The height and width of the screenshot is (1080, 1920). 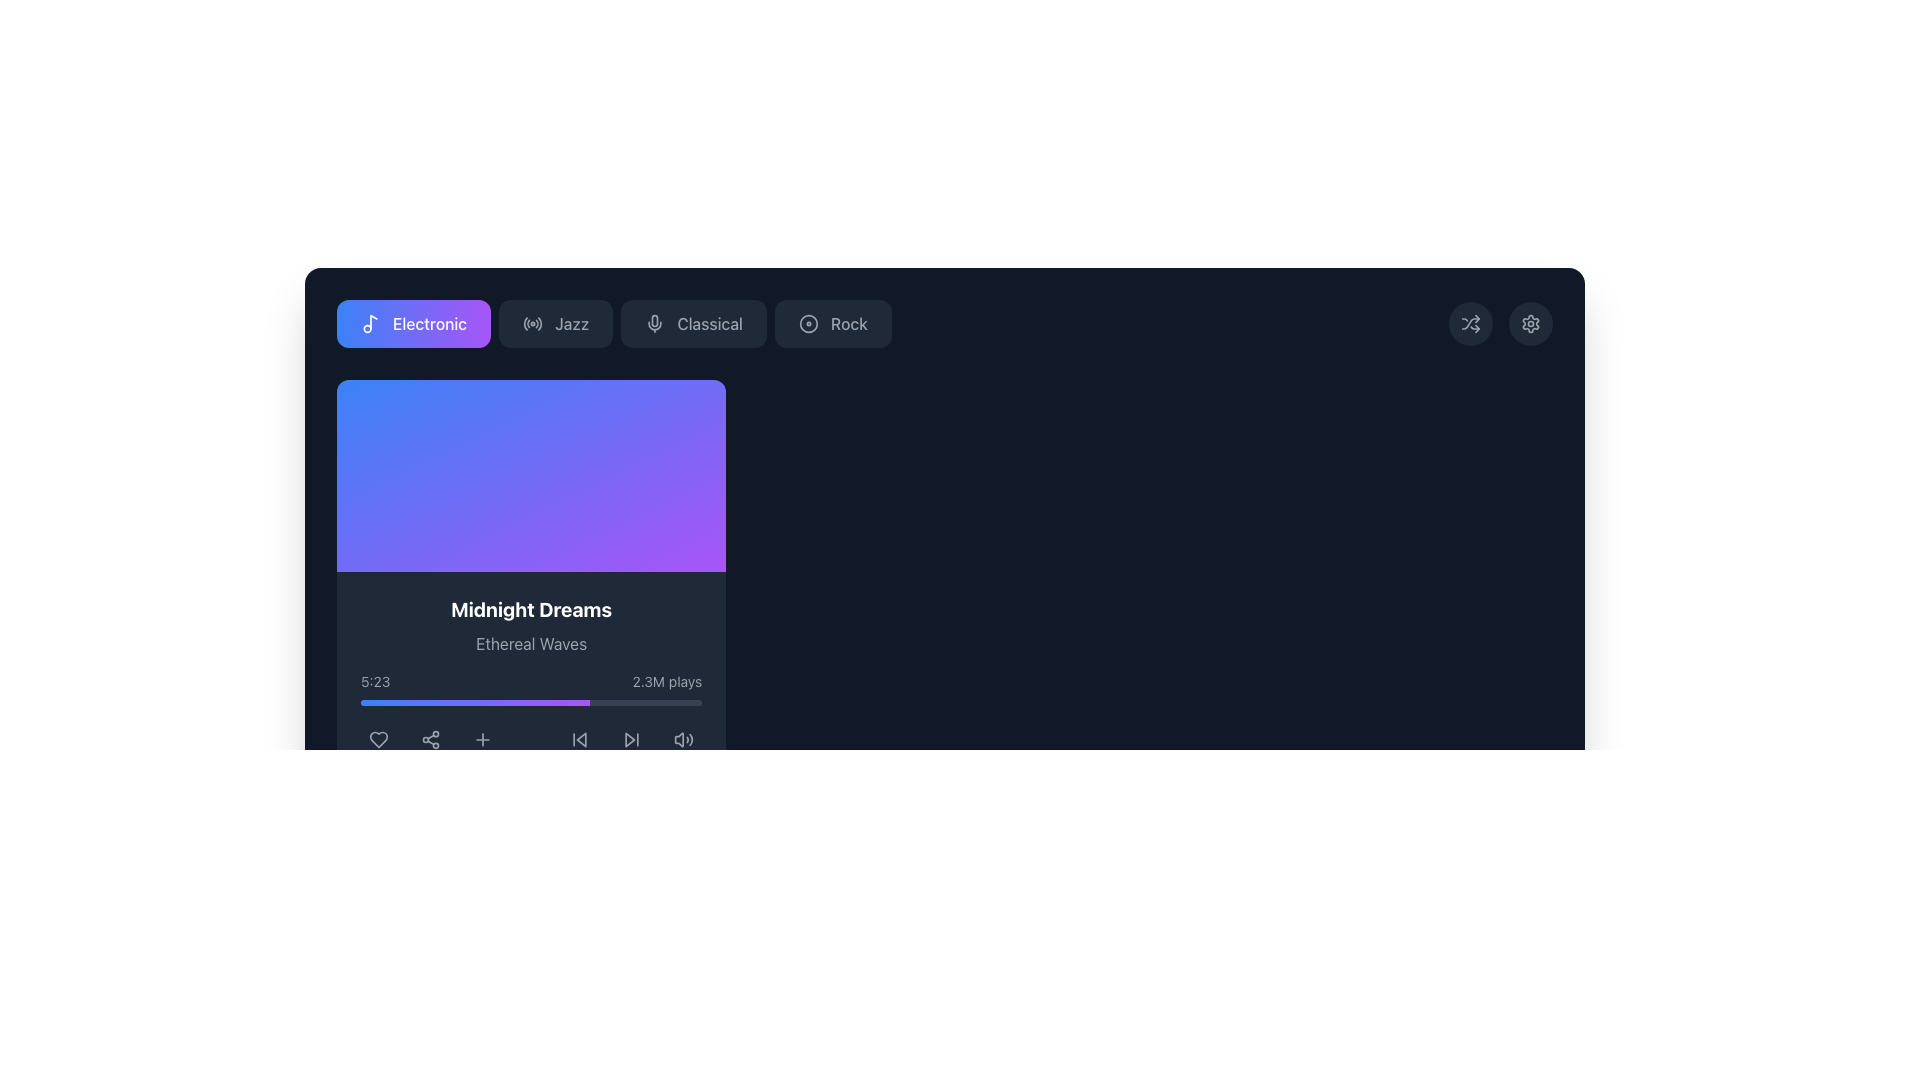 What do you see at coordinates (430, 740) in the screenshot?
I see `the share icon, which is a minimalistic gray button resembling a triangular share symbol, centrally positioned in the horizontal menu at the bottom of the media playback card` at bounding box center [430, 740].